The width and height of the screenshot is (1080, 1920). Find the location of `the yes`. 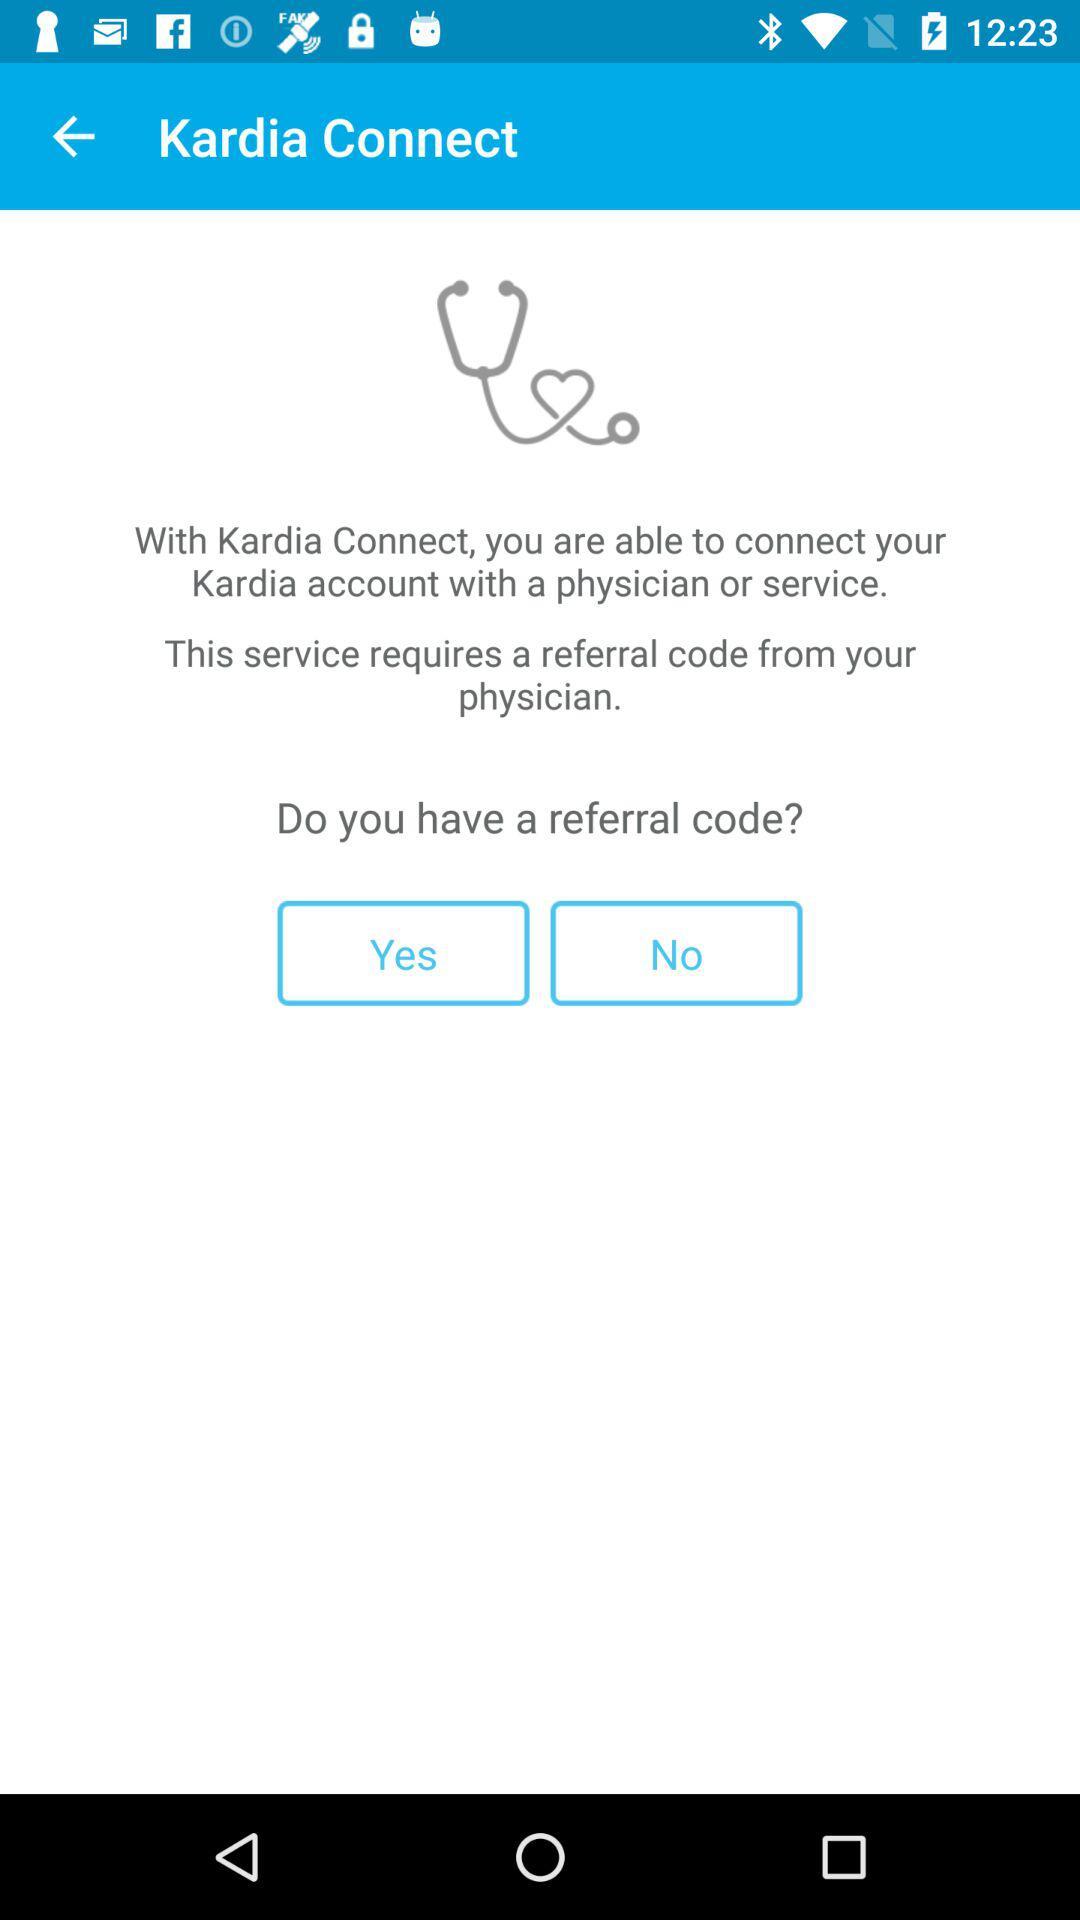

the yes is located at coordinates (403, 952).